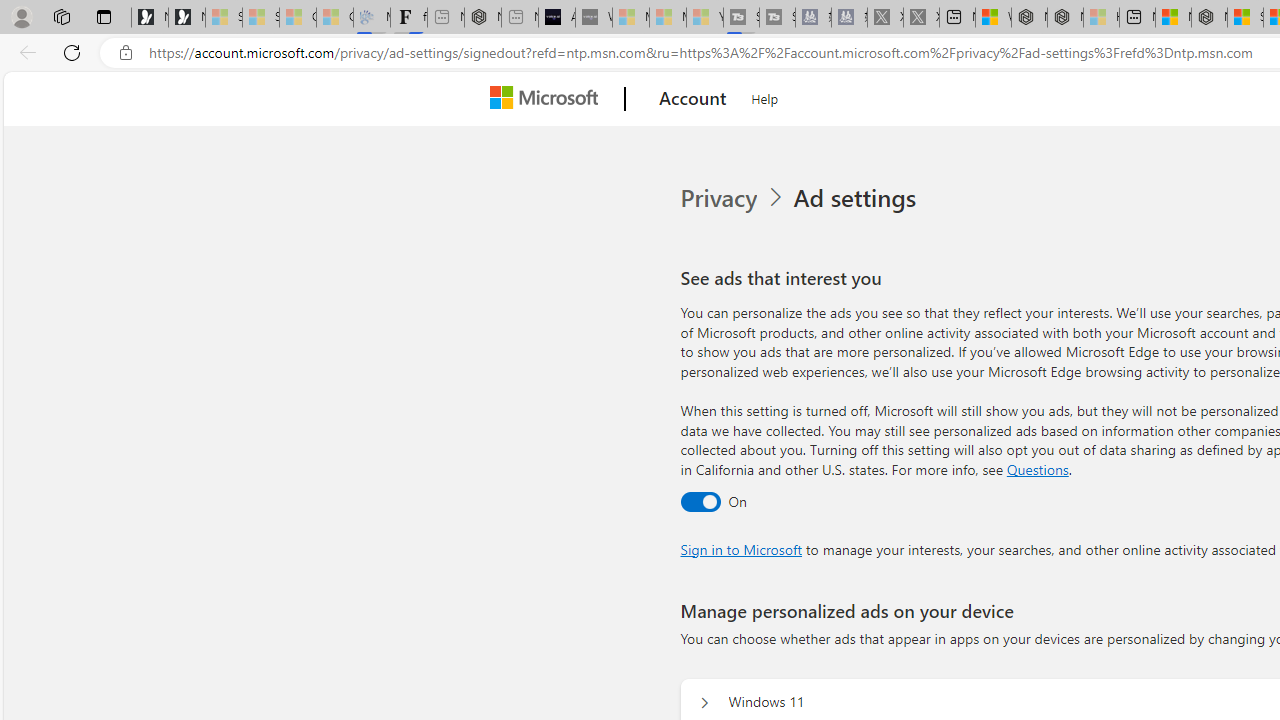 Image resolution: width=1280 pixels, height=720 pixels. What do you see at coordinates (764, 96) in the screenshot?
I see `'Help'` at bounding box center [764, 96].